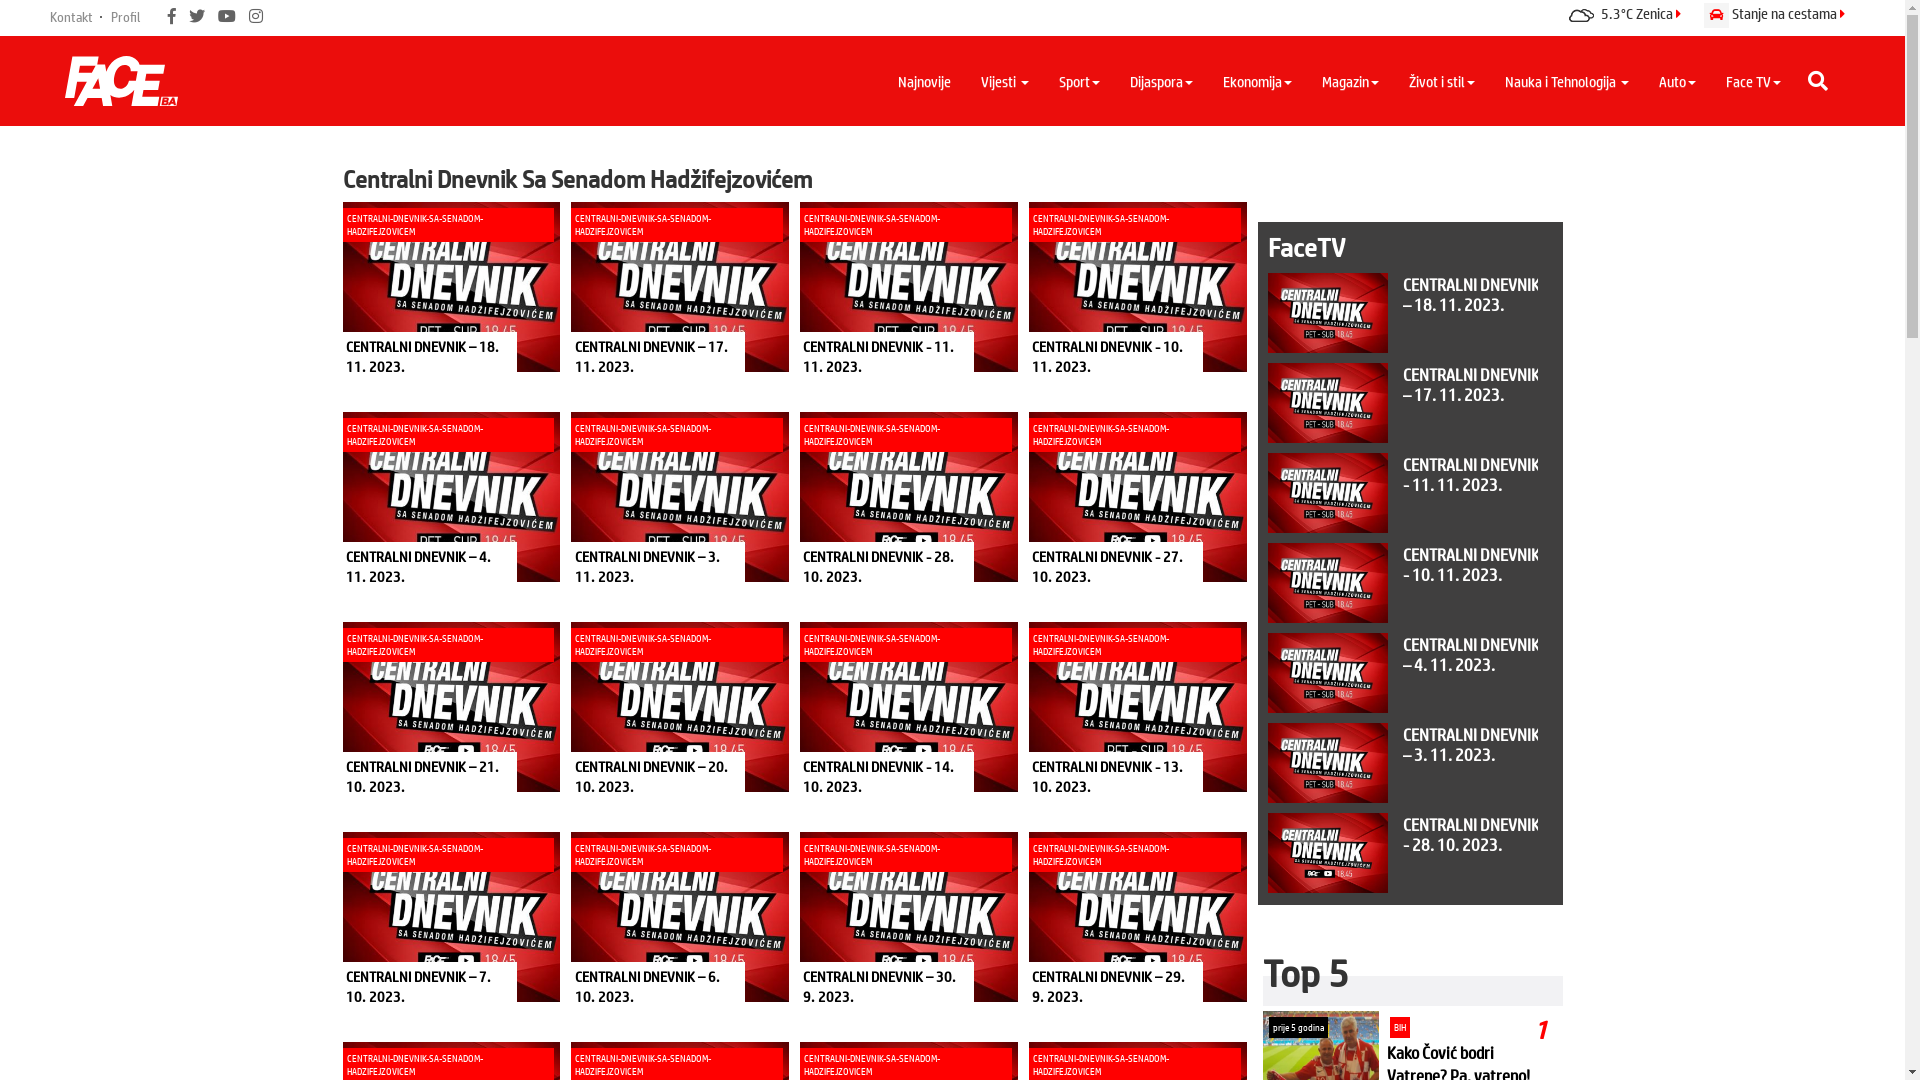  What do you see at coordinates (1774, 10) in the screenshot?
I see `'Stanje na cestama'` at bounding box center [1774, 10].